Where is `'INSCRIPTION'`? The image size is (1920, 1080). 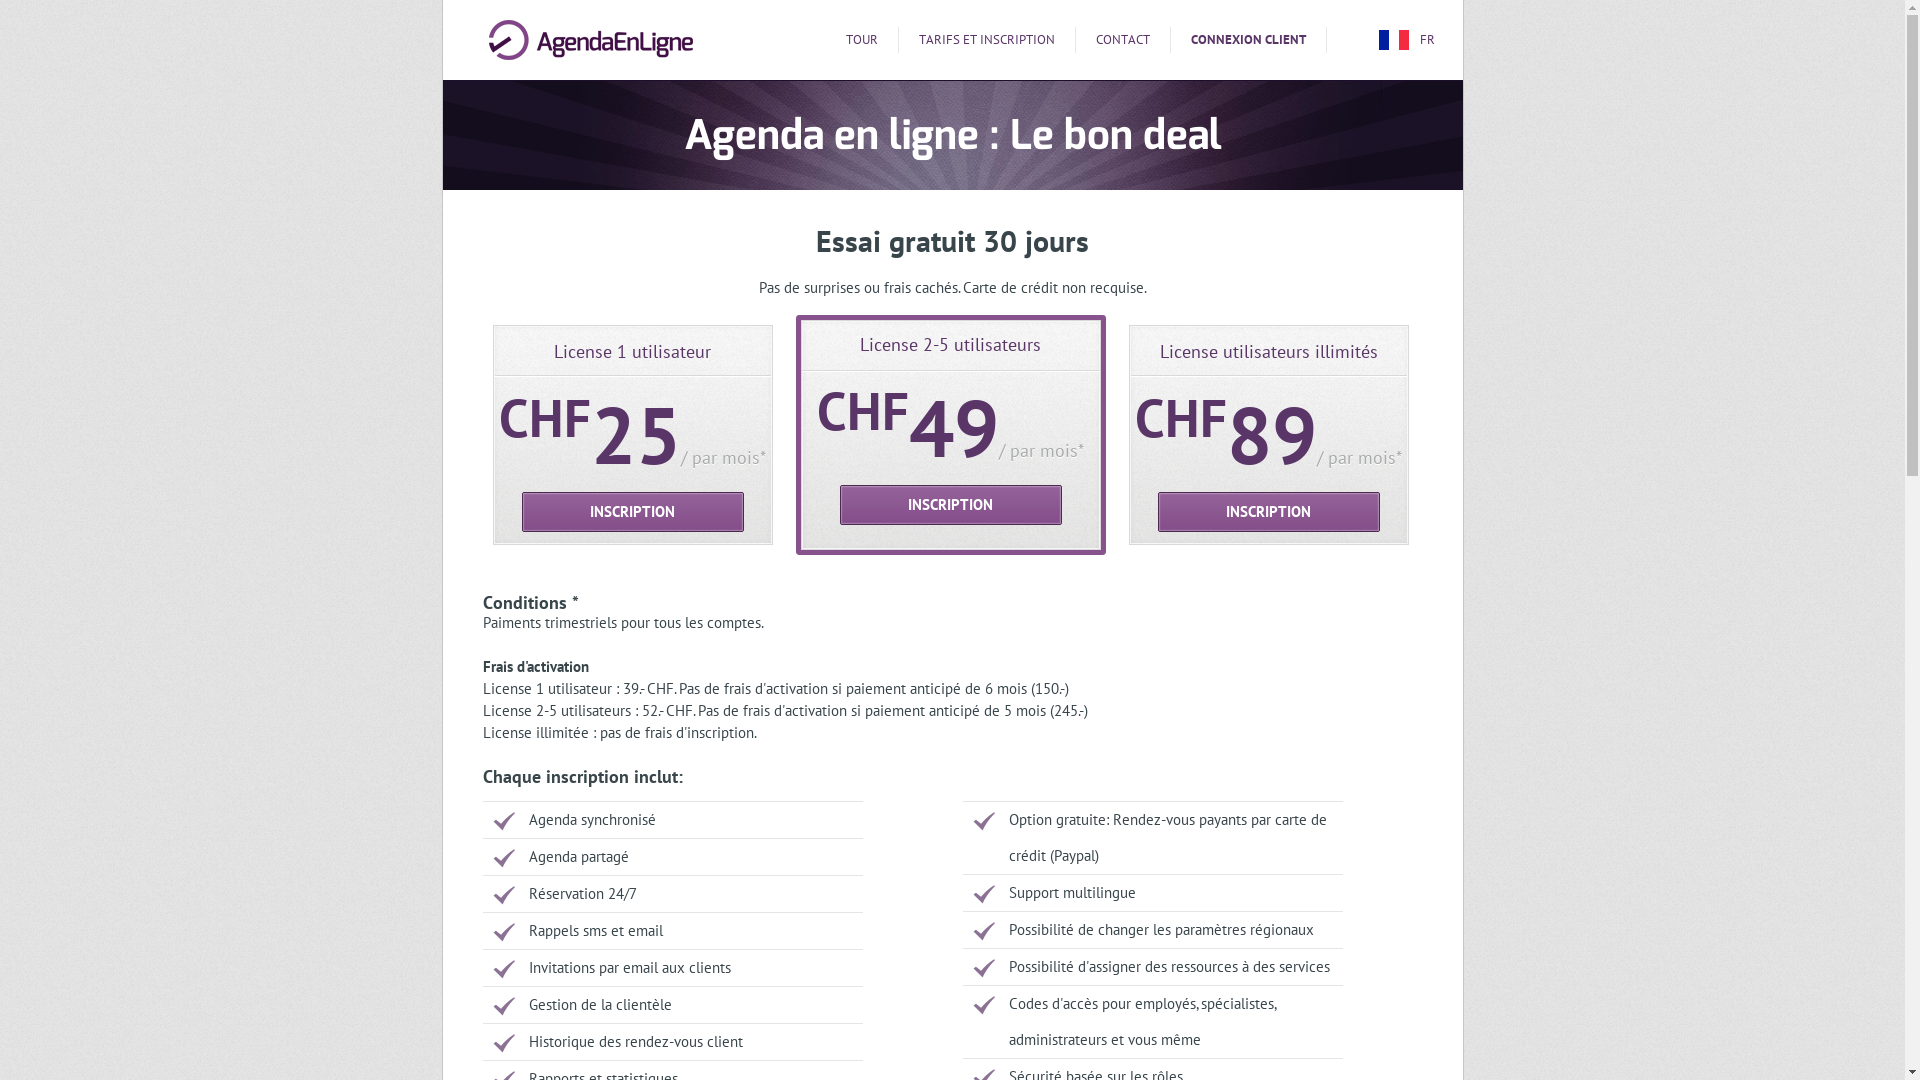
'INSCRIPTION' is located at coordinates (1267, 511).